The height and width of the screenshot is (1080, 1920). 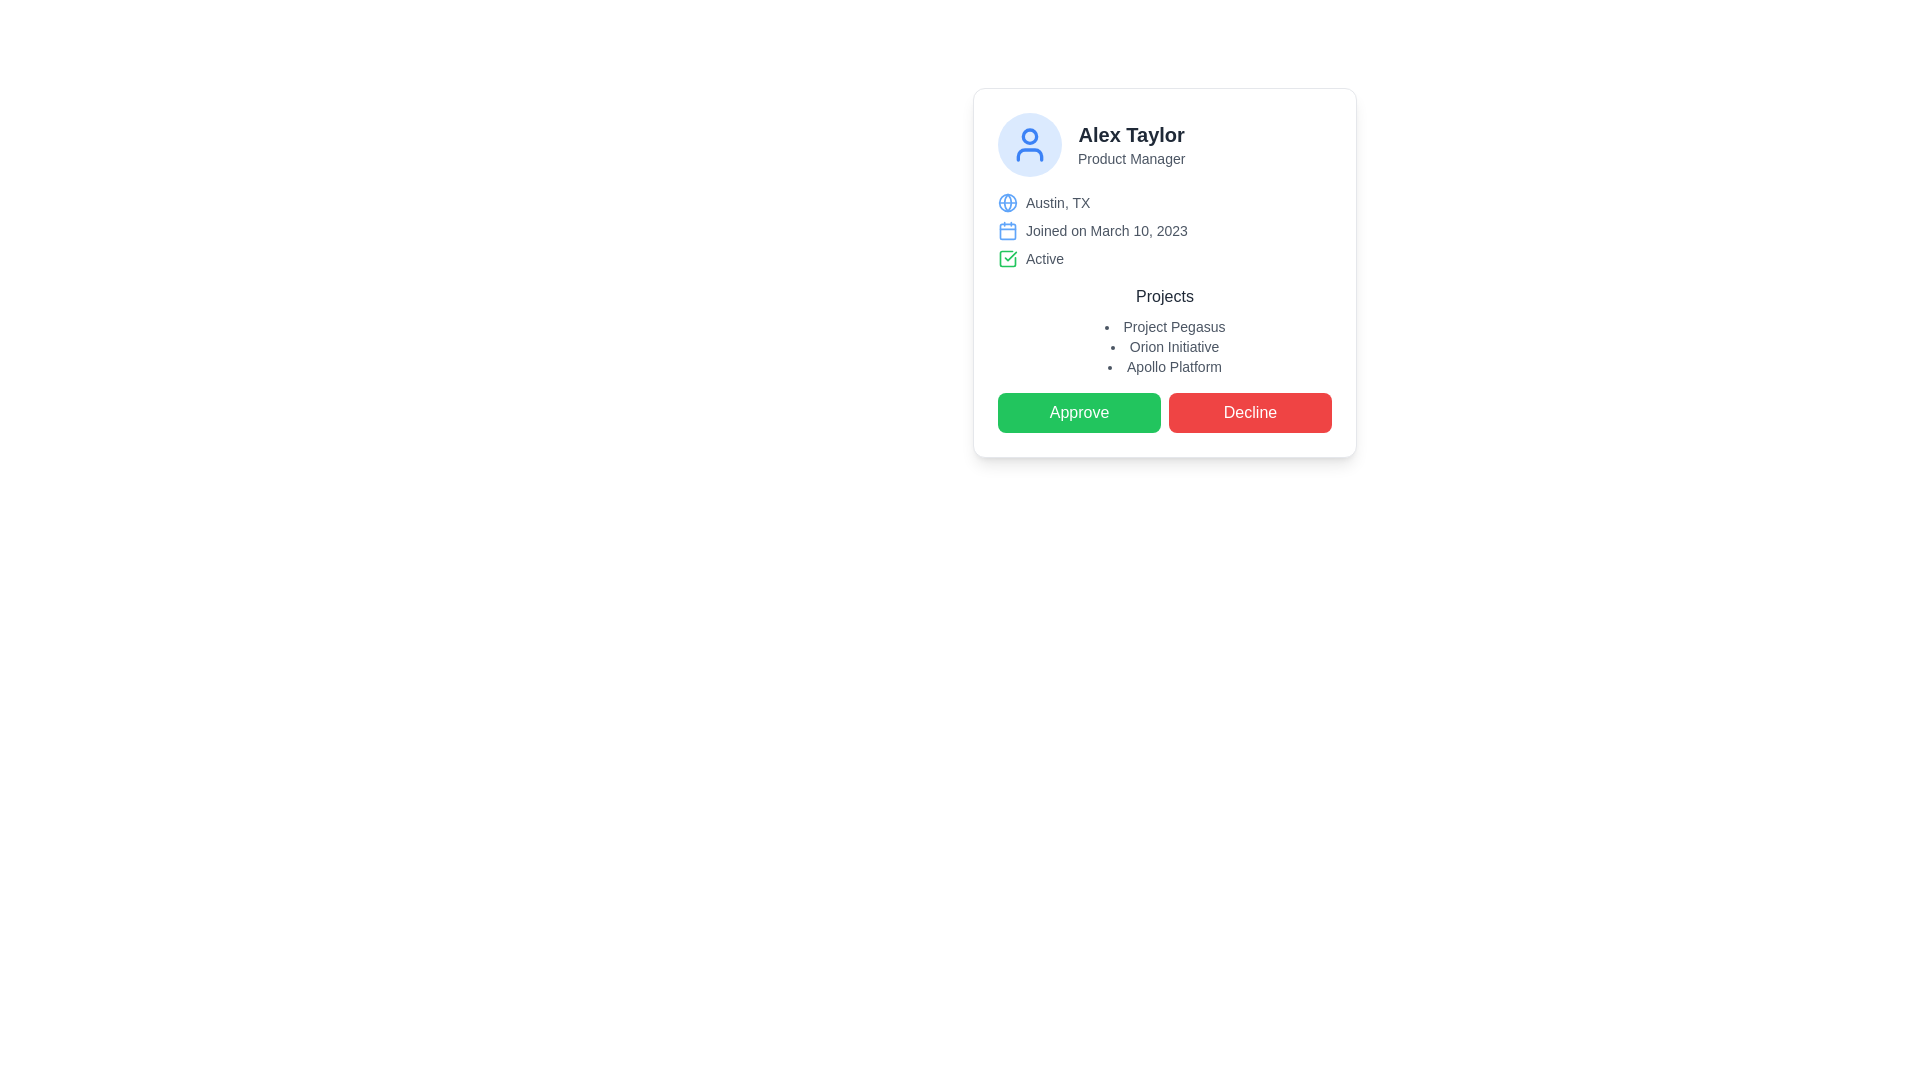 What do you see at coordinates (1105, 230) in the screenshot?
I see `the text label displaying 'Joined on March 10, 2023', which is located next to a calendar icon in the right section of a centered card interface` at bounding box center [1105, 230].